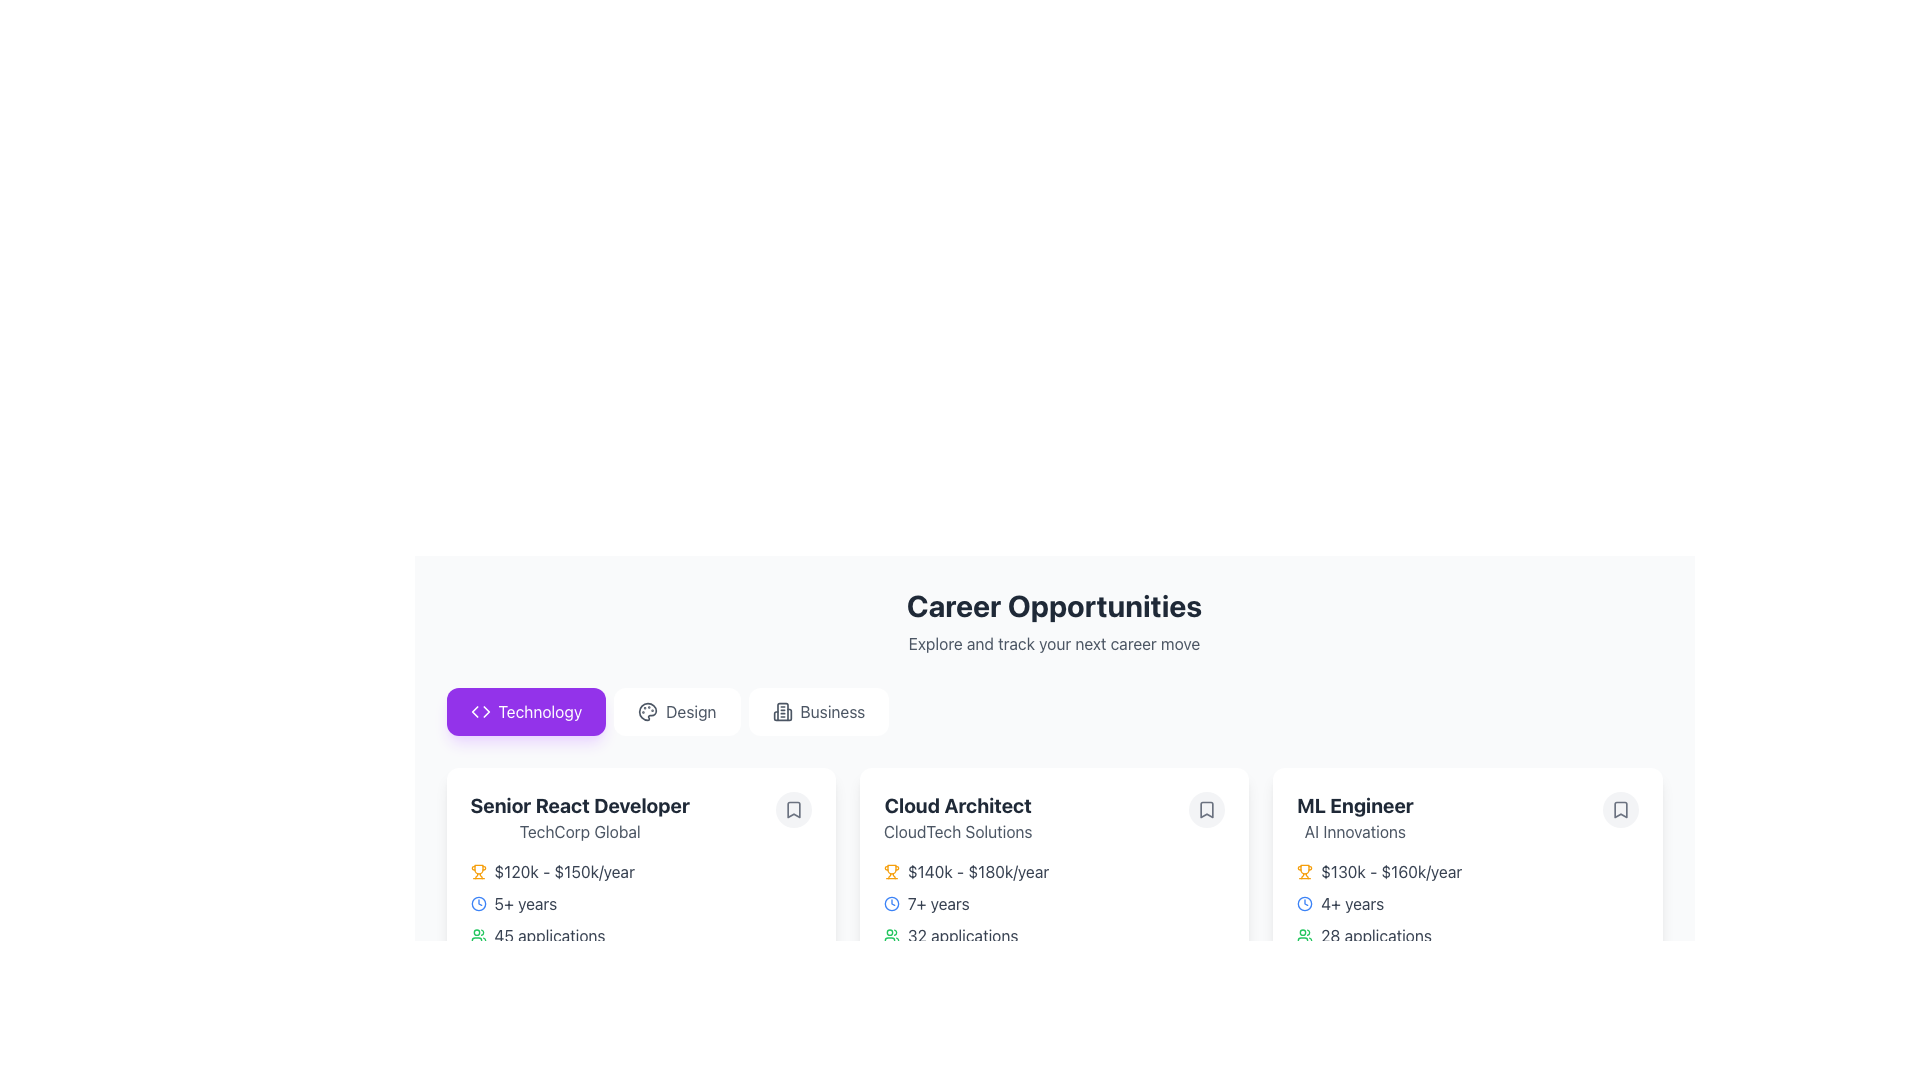 This screenshot has width=1920, height=1080. Describe the element at coordinates (1053, 870) in the screenshot. I see `salary range information displayed for the 'Cloud Architect' position, located just below the job title and company name in the job details card` at that location.